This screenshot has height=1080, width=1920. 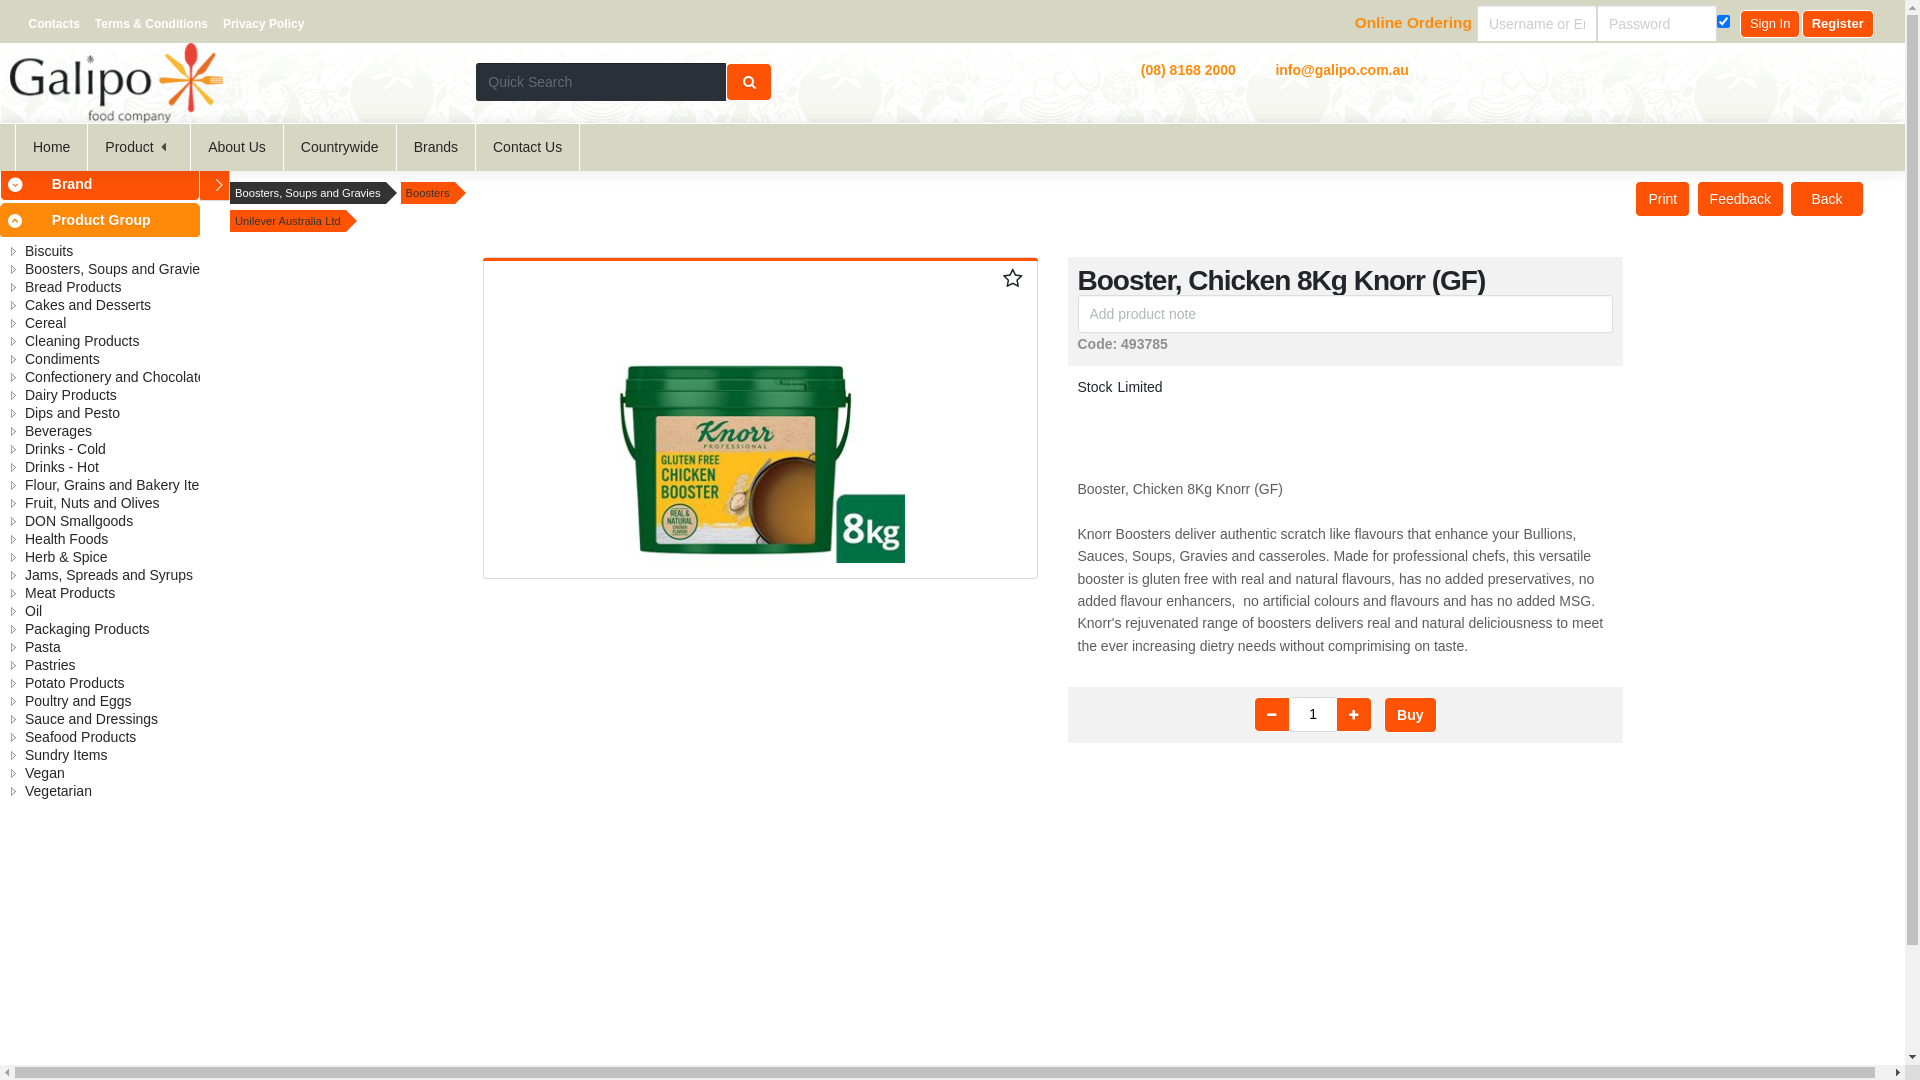 What do you see at coordinates (1826, 199) in the screenshot?
I see `'Back'` at bounding box center [1826, 199].